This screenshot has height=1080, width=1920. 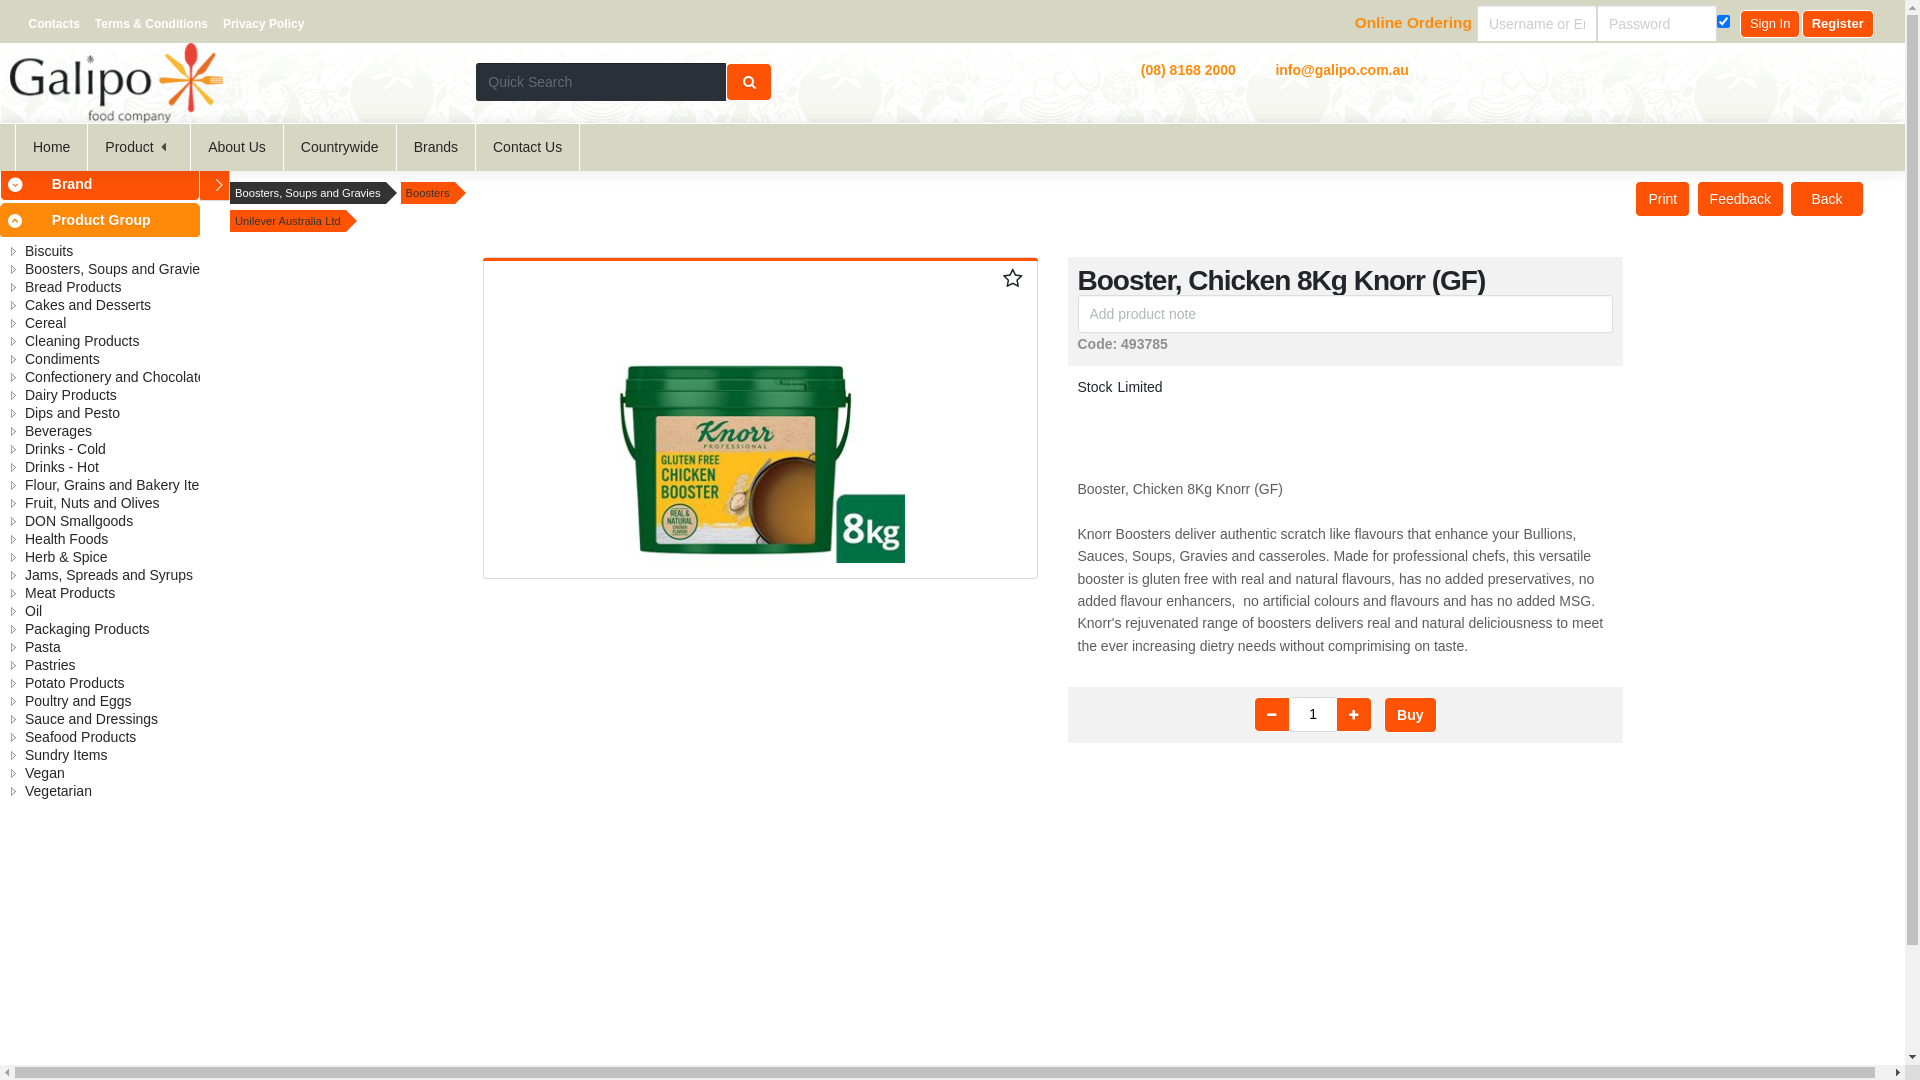 What do you see at coordinates (1826, 199) in the screenshot?
I see `'Back'` at bounding box center [1826, 199].